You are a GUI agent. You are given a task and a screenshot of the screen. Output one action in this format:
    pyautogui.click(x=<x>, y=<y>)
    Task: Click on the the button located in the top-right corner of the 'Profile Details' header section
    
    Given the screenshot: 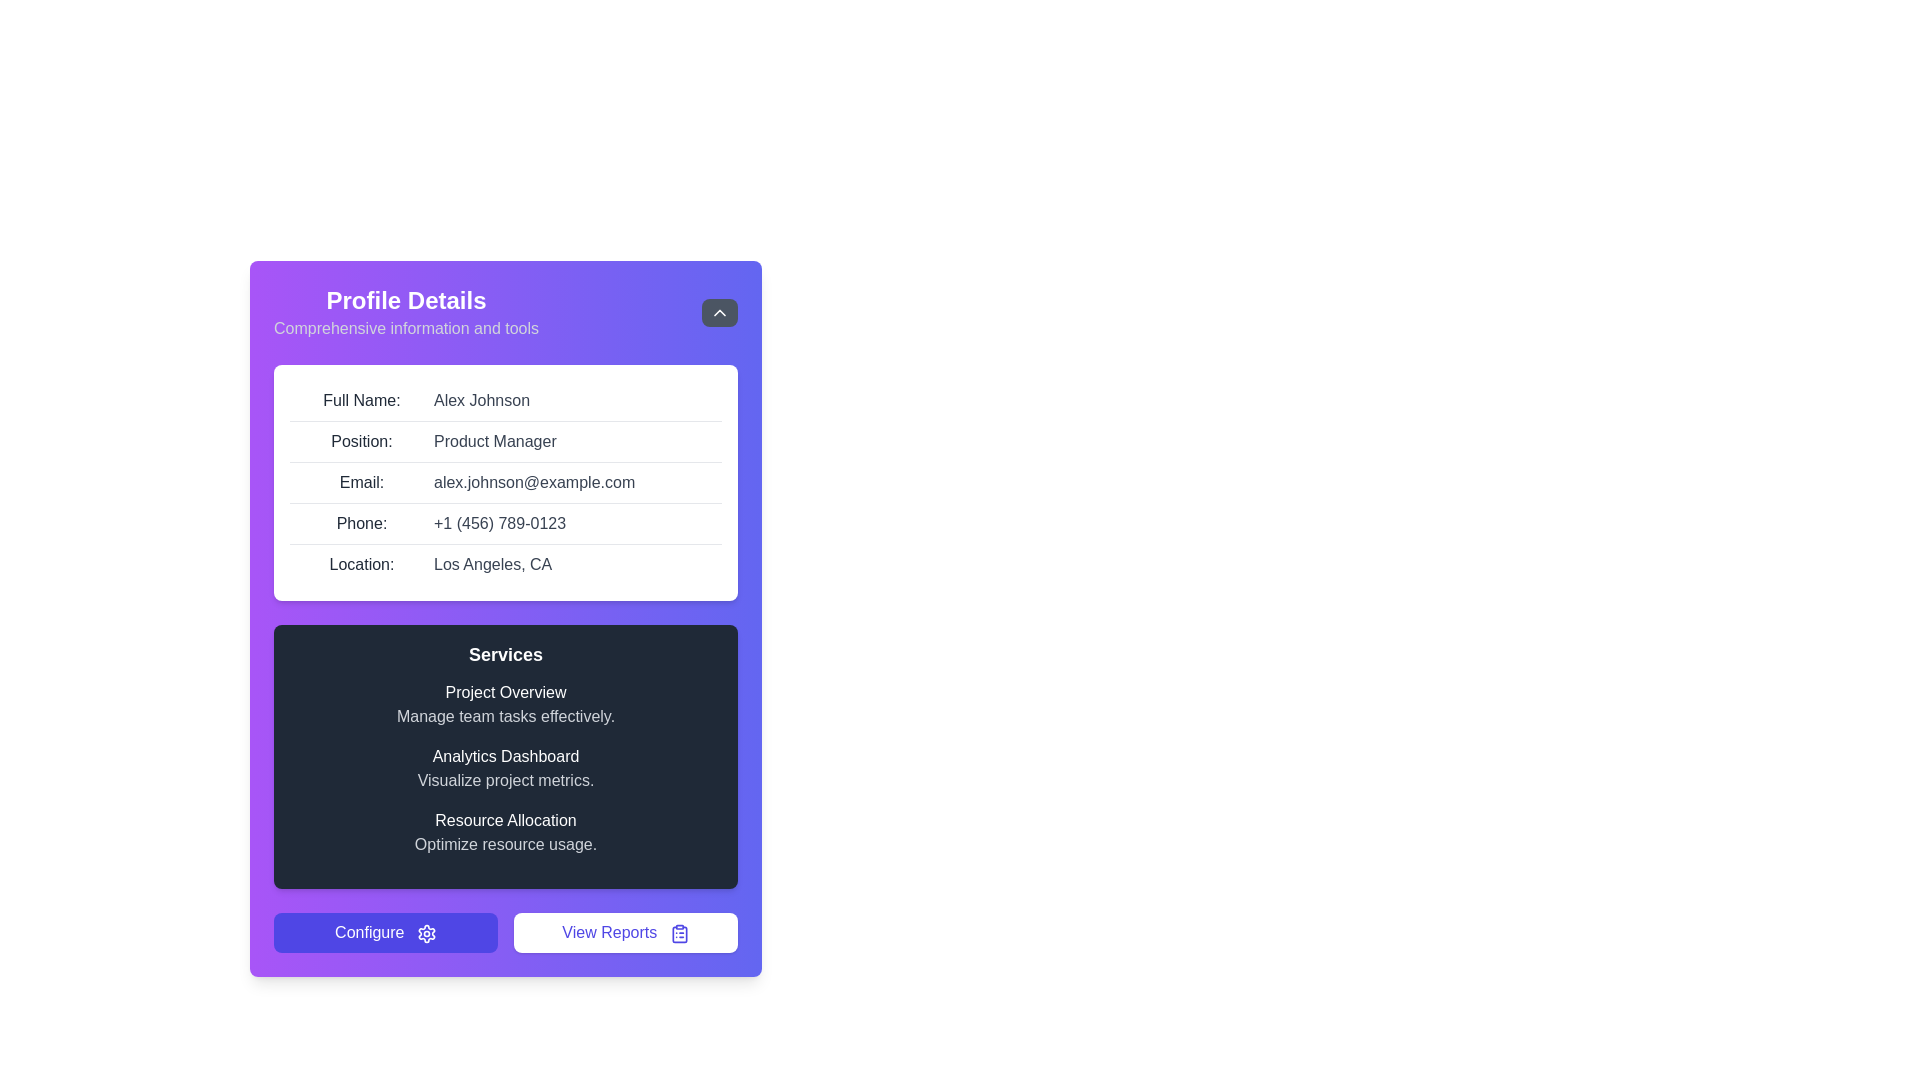 What is the action you would take?
    pyautogui.click(x=720, y=312)
    